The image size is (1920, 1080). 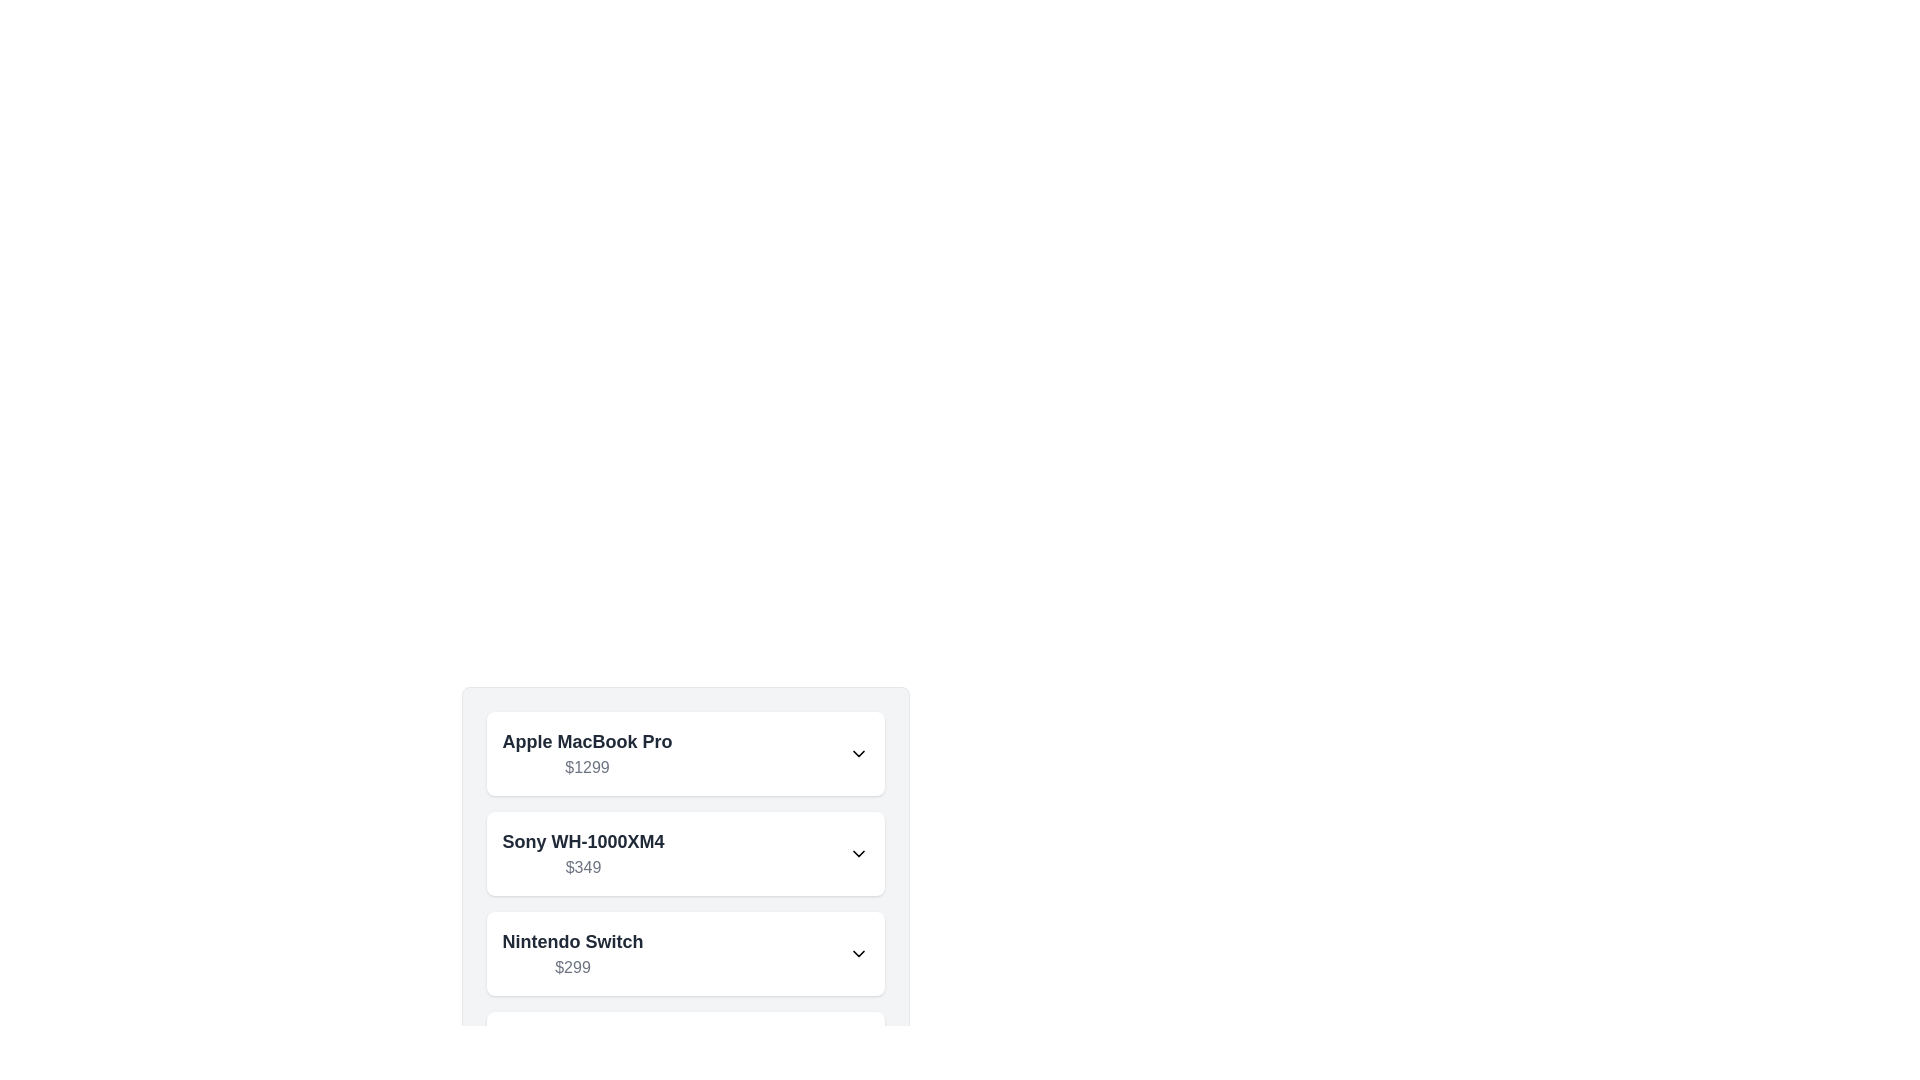 What do you see at coordinates (685, 753) in the screenshot?
I see `the text content of the product card displaying 'Apple MacBook Pro' and its price '$1299', which is the topmost card in the list of product cards` at bounding box center [685, 753].